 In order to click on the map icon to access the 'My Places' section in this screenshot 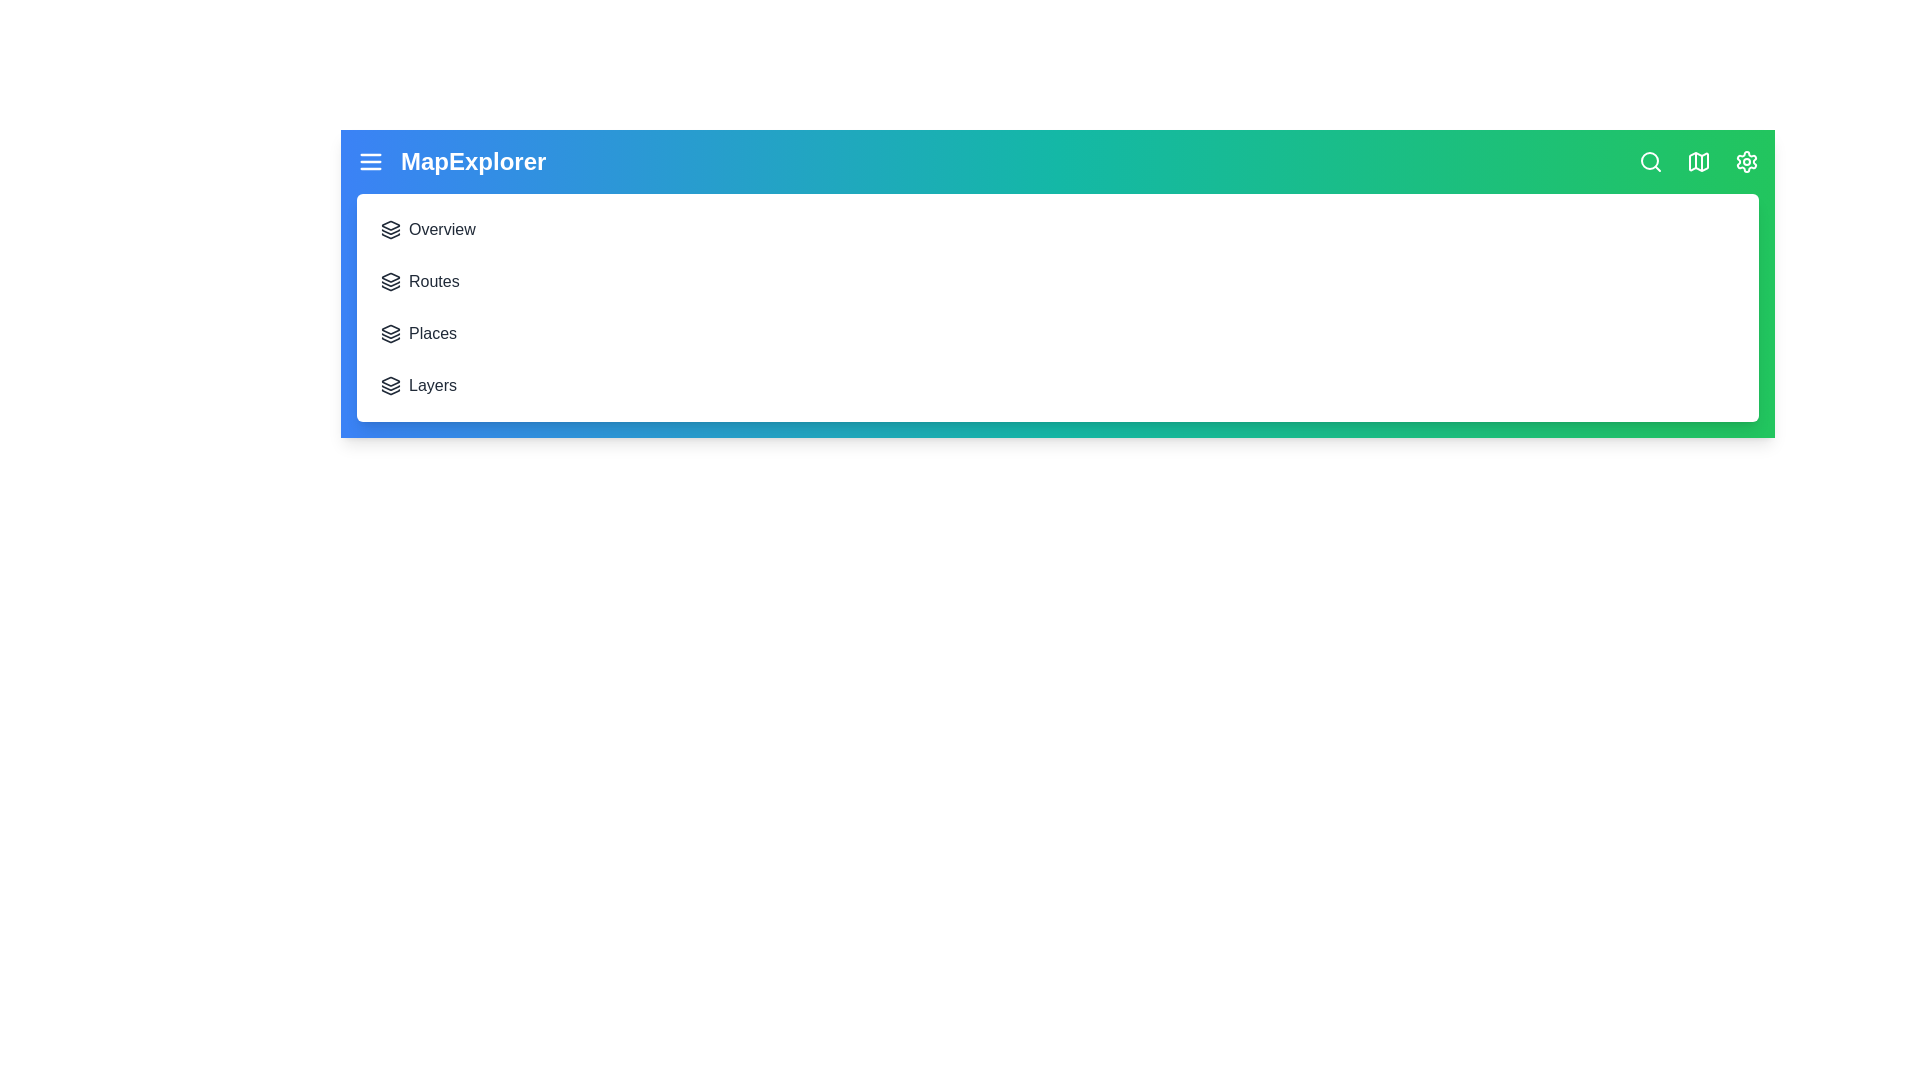, I will do `click(1698, 161)`.